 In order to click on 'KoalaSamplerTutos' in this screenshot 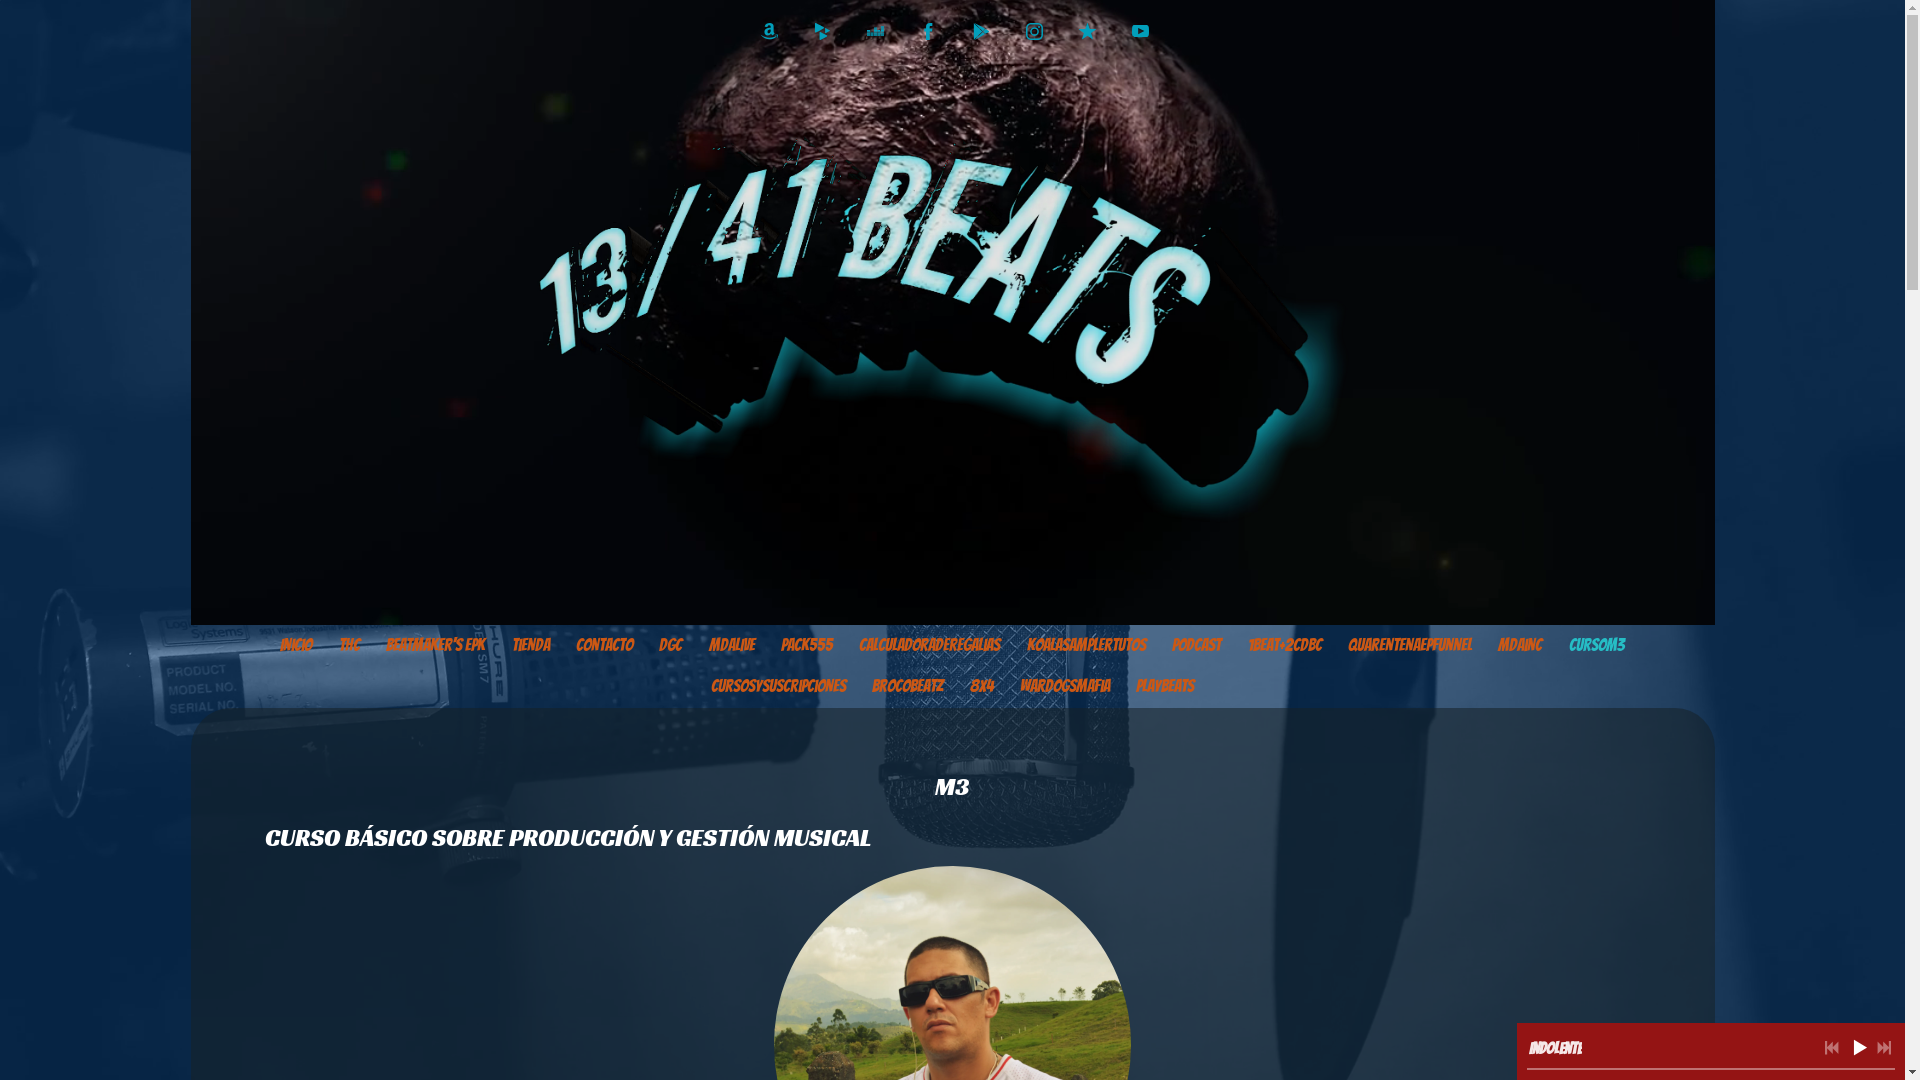, I will do `click(1085, 645)`.